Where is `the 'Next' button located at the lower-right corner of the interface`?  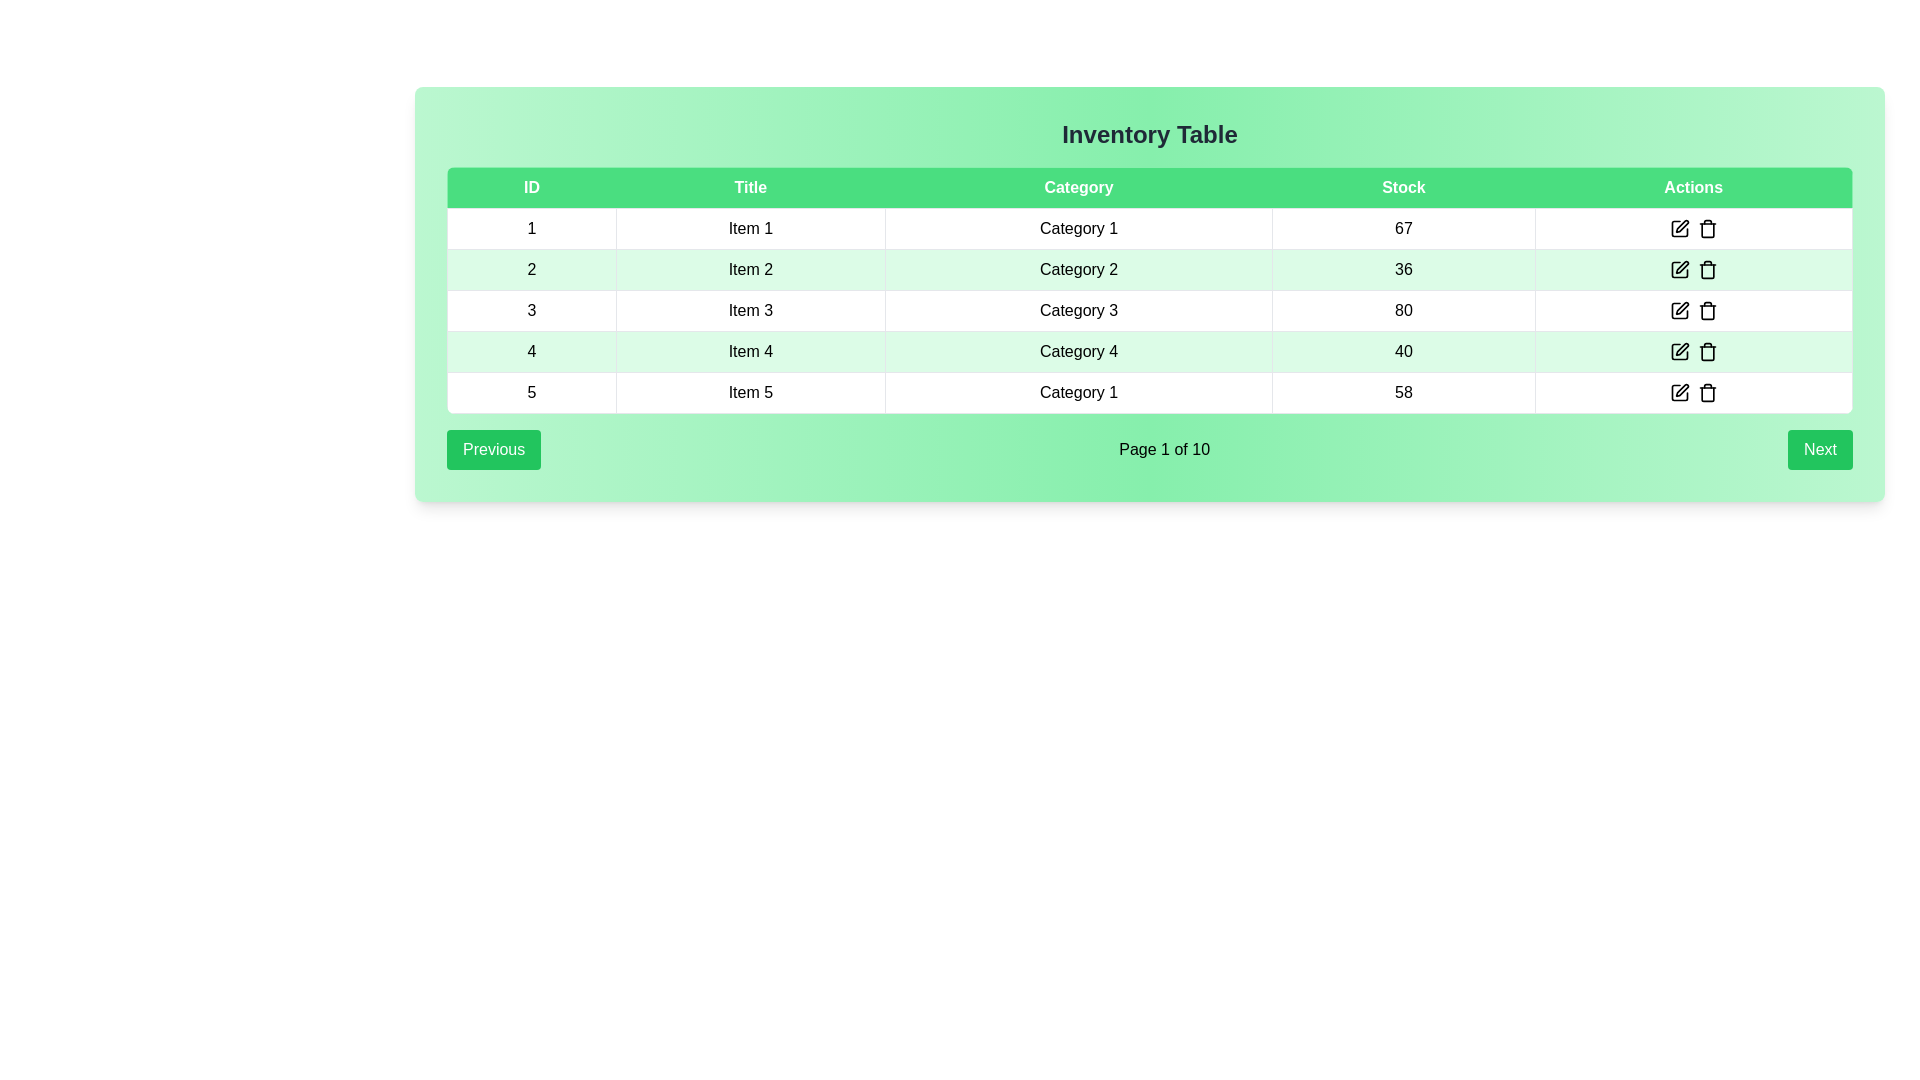 the 'Next' button located at the lower-right corner of the interface is located at coordinates (1820, 450).